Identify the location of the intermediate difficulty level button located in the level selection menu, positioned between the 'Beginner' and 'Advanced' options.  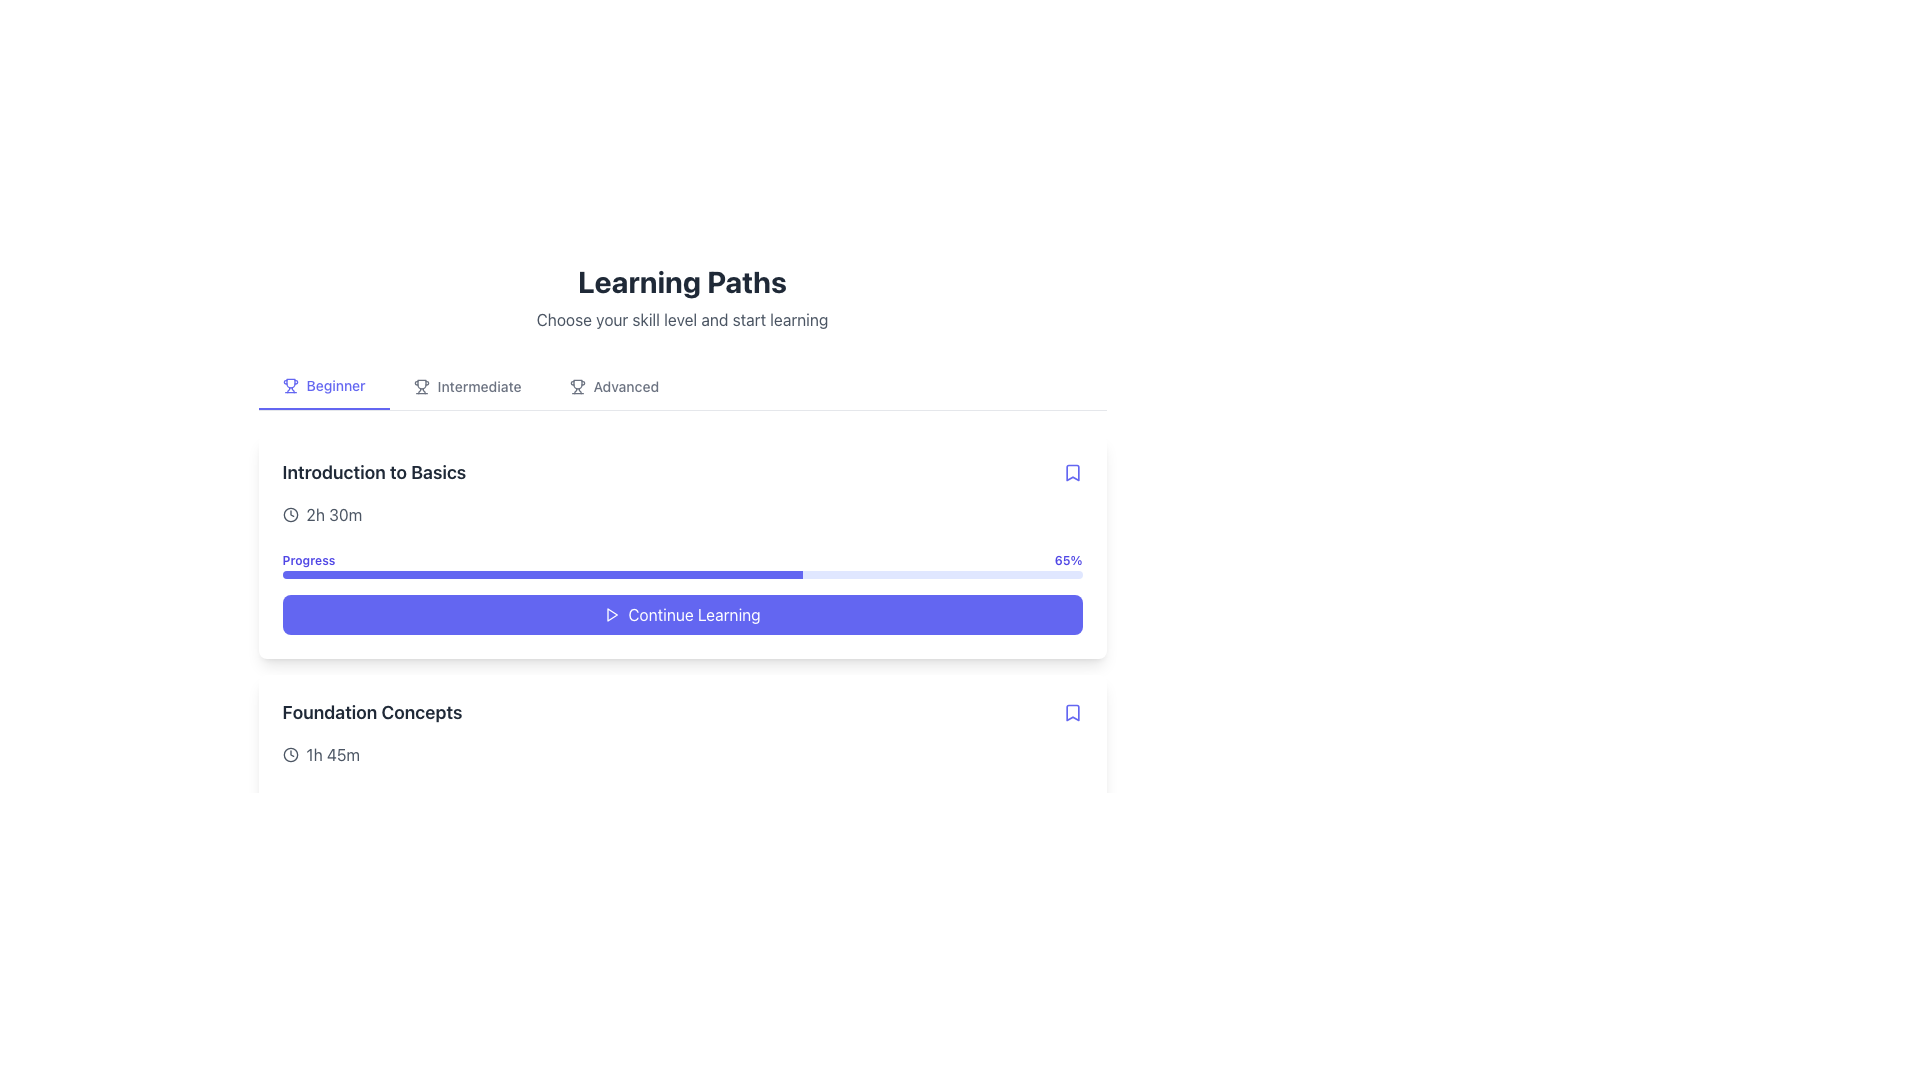
(466, 386).